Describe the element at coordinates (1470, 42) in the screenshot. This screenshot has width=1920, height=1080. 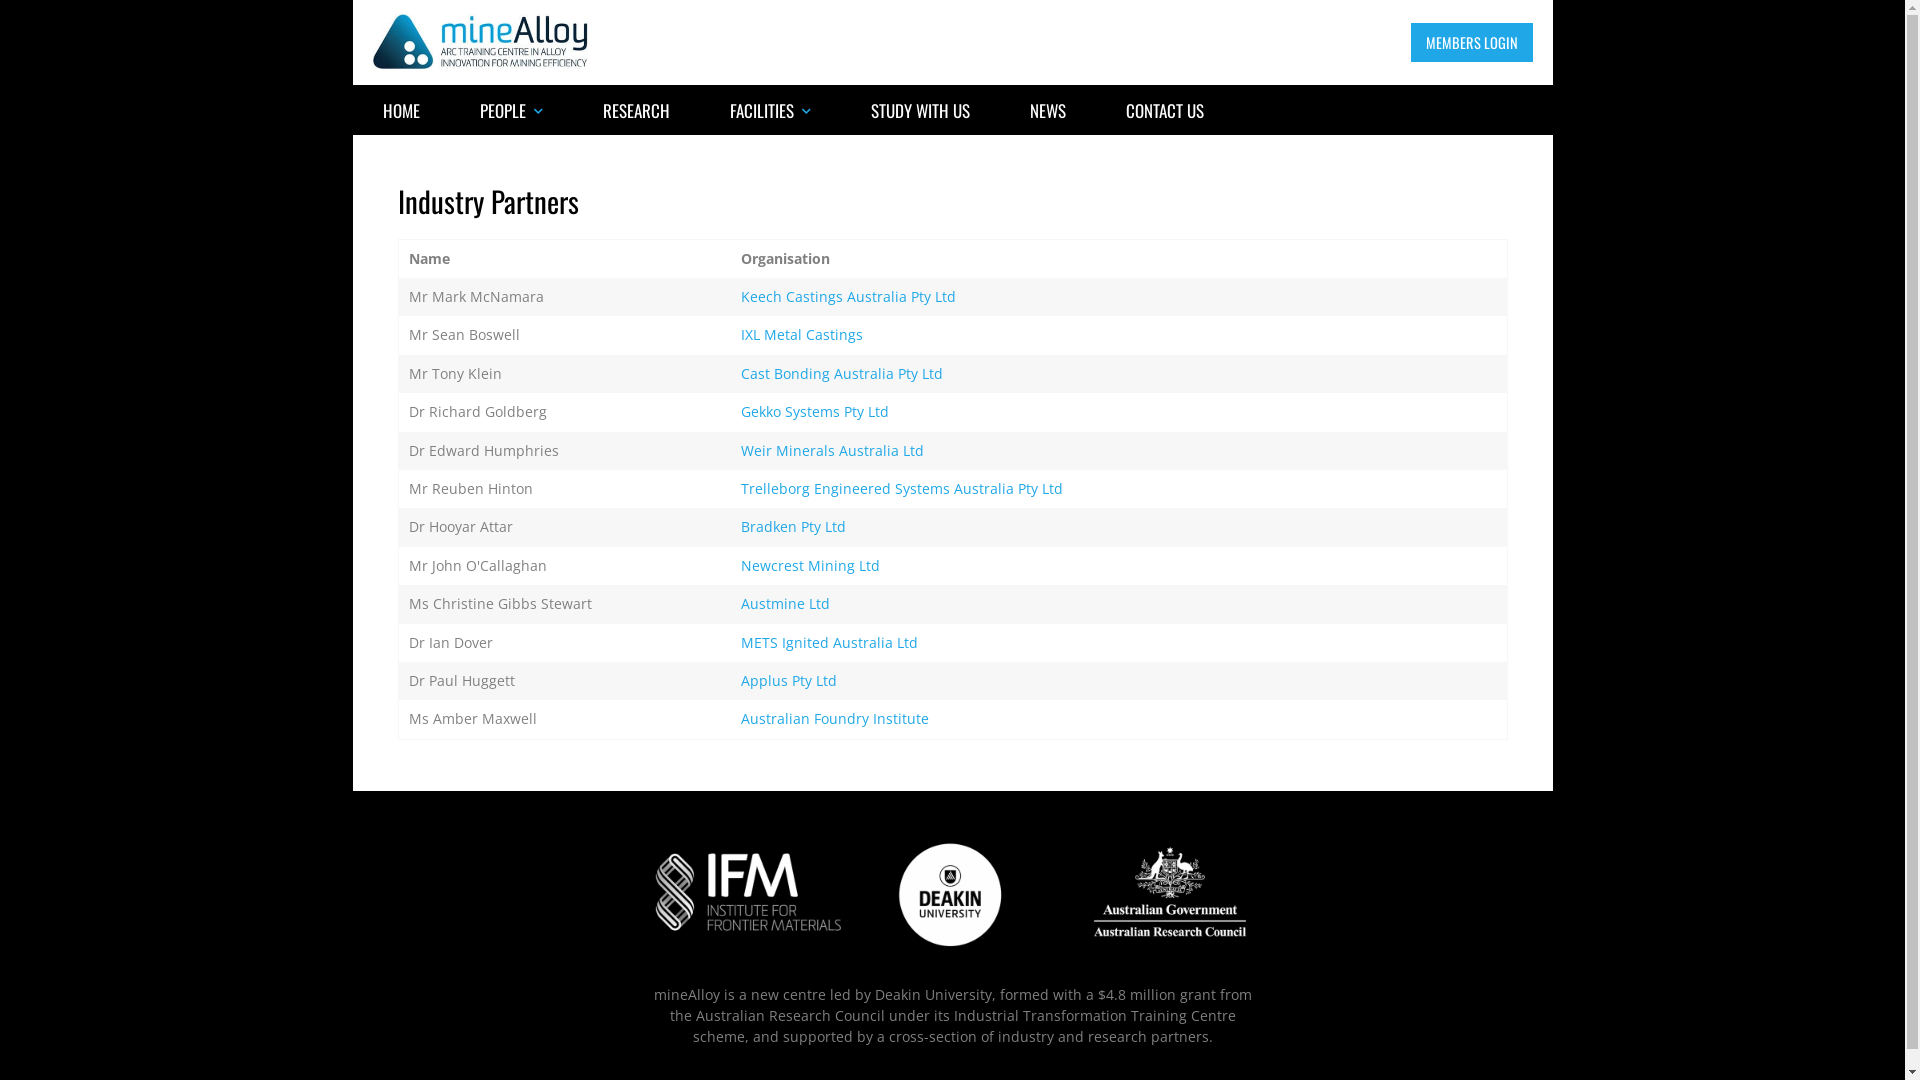
I see `'MEMBERS LOGIN'` at that location.